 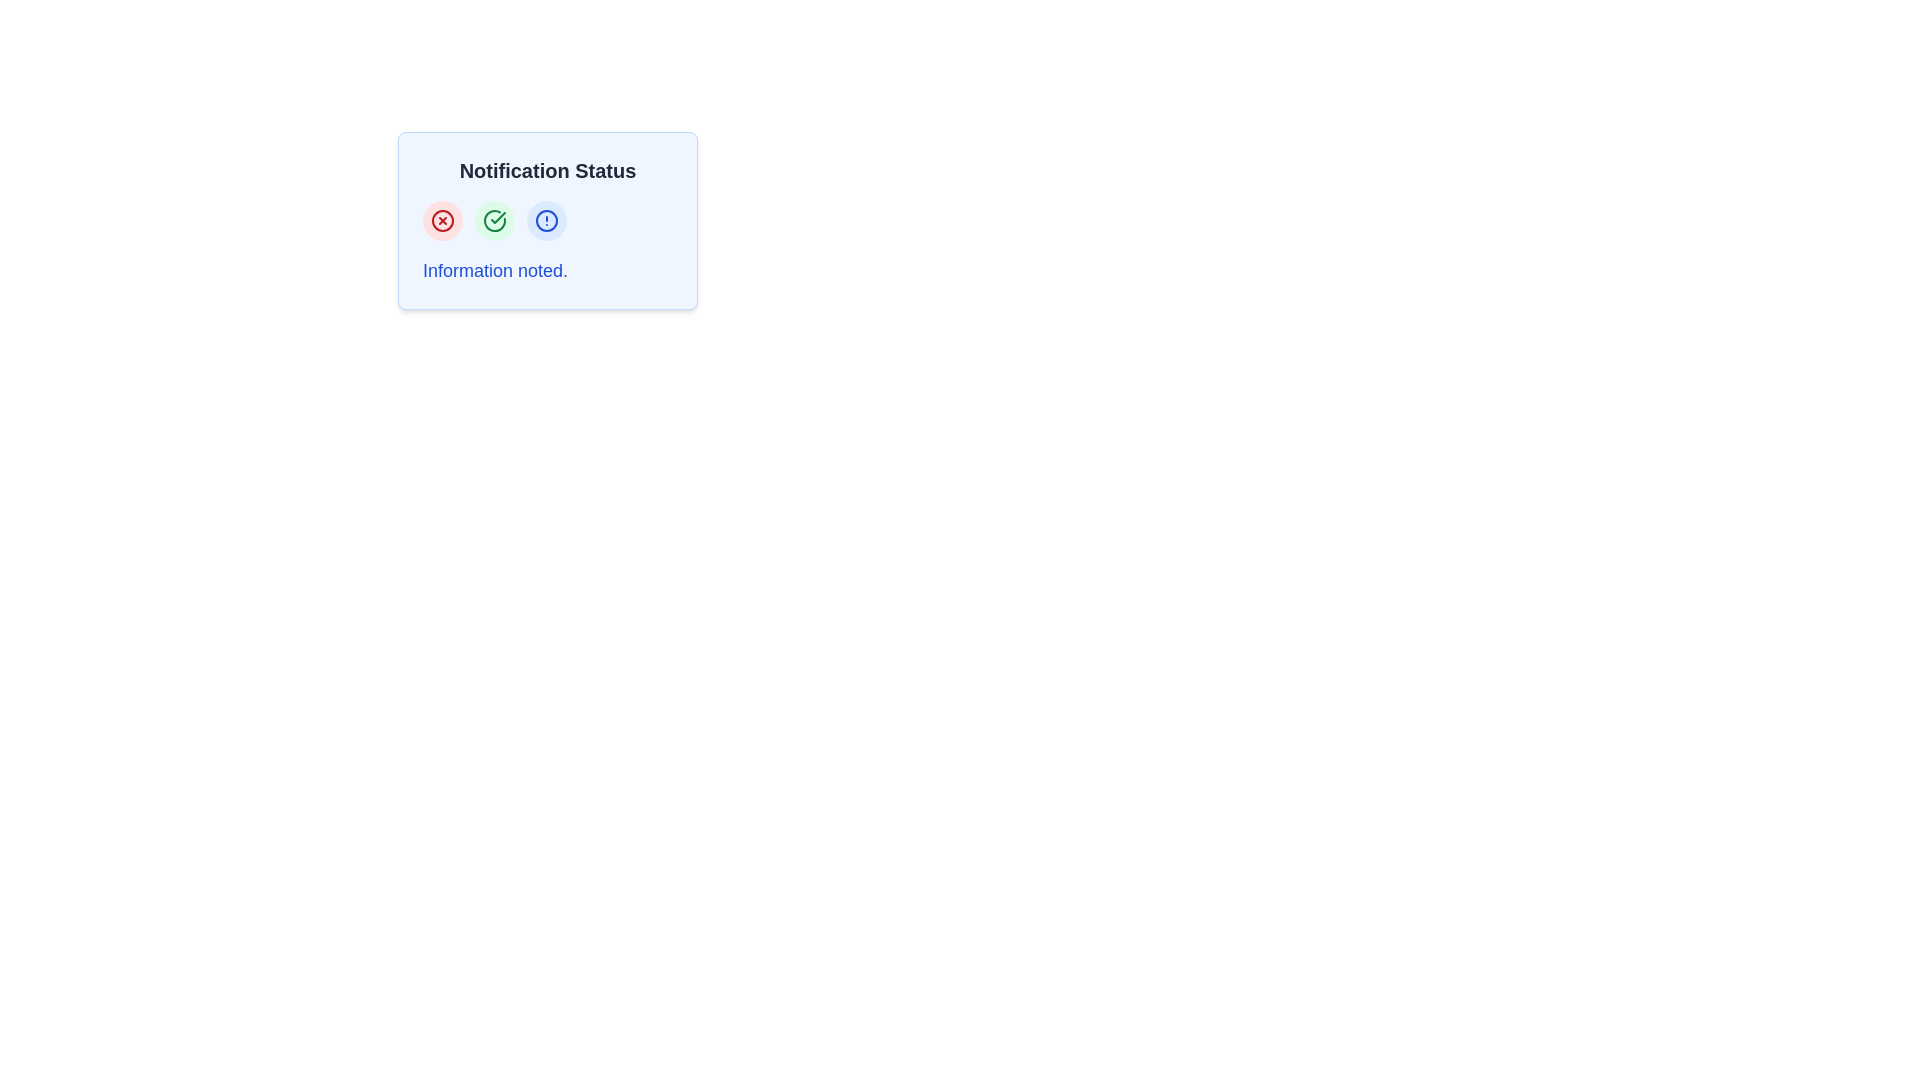 What do you see at coordinates (494, 220) in the screenshot?
I see `the circular green button with a check mark icon, which is the middle button in a group of three, to observe the visual response` at bounding box center [494, 220].